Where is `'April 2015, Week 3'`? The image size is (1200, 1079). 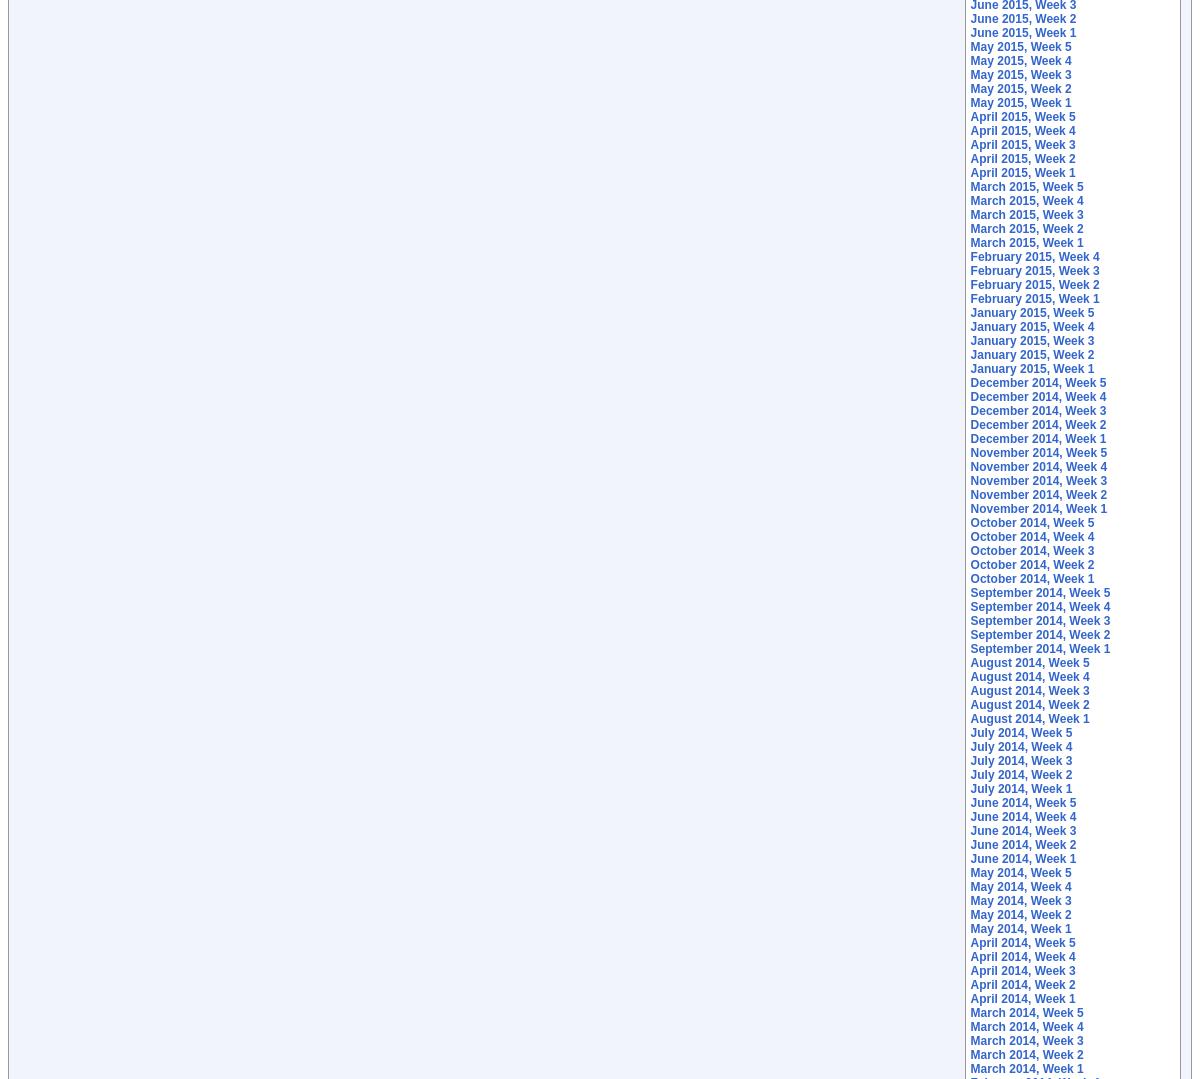
'April 2015, Week 3' is located at coordinates (1022, 144).